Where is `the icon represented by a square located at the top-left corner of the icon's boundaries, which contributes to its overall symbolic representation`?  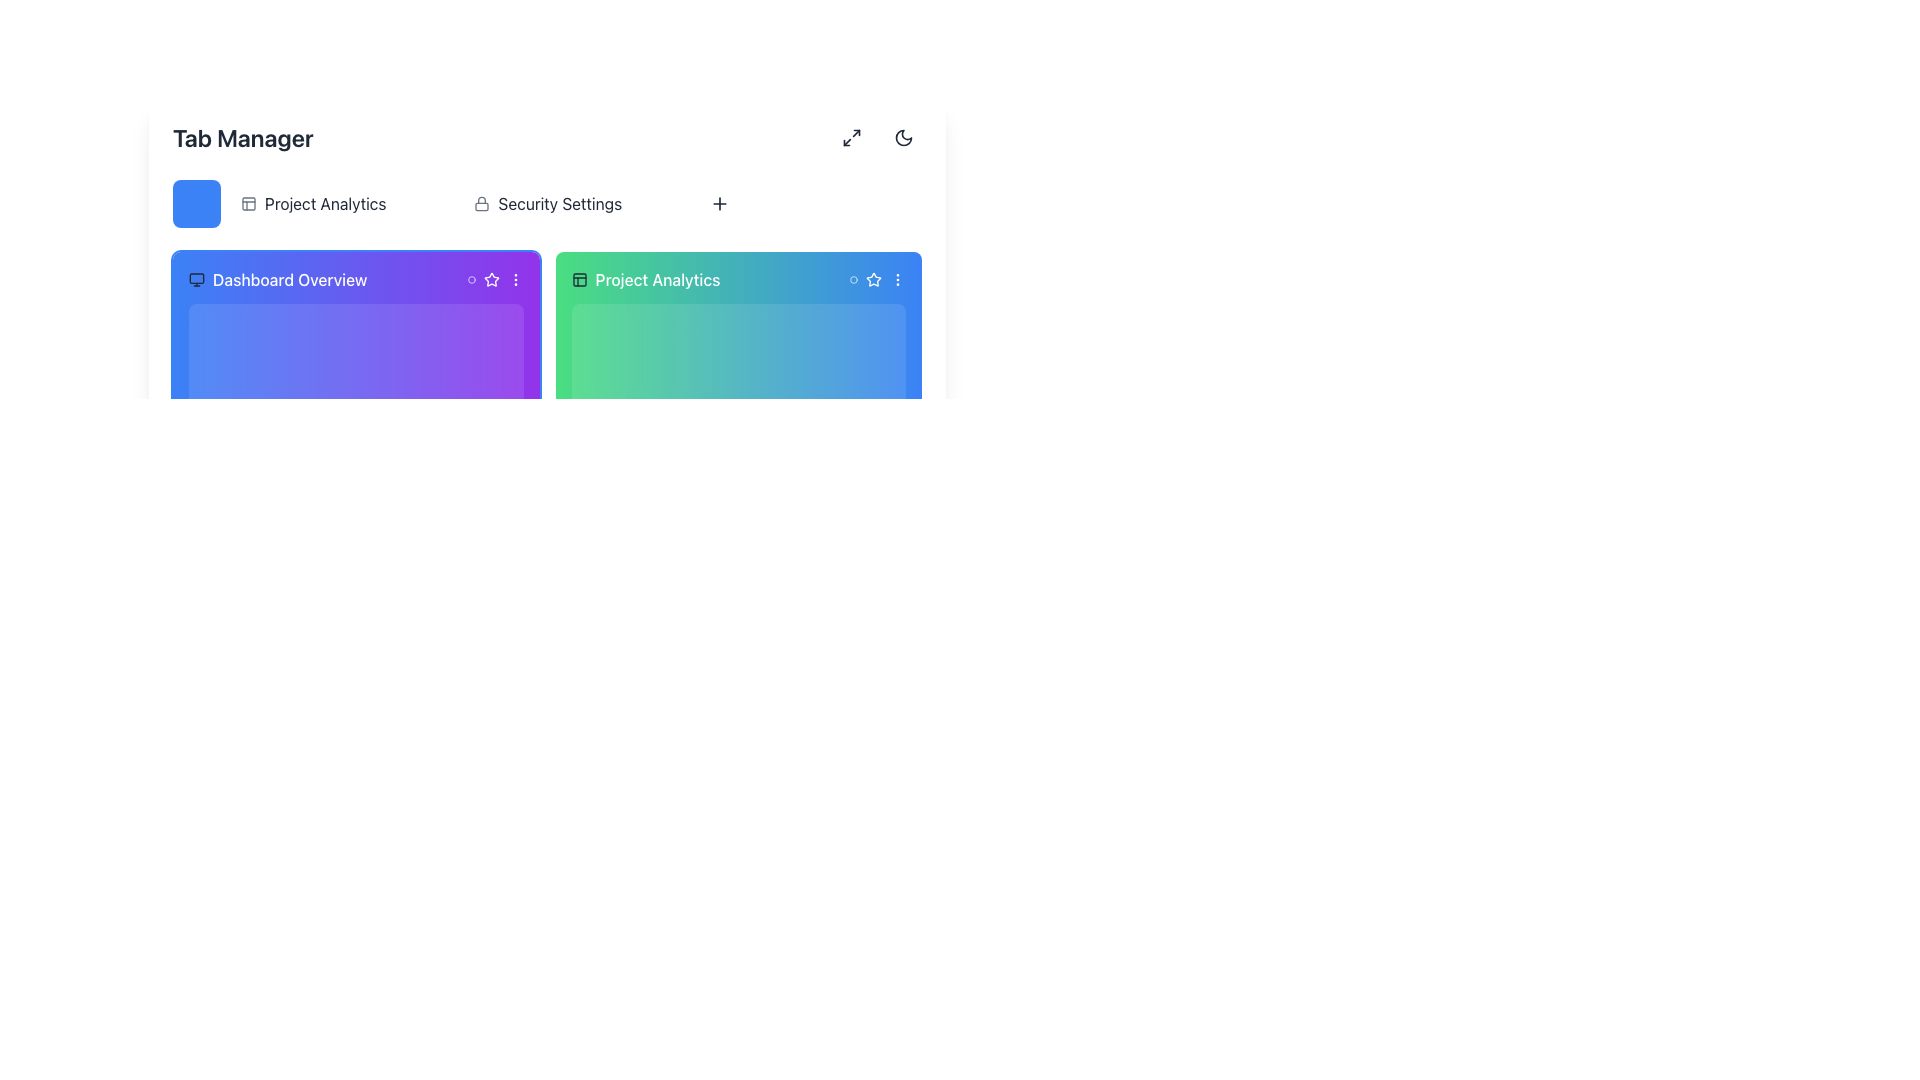
the icon represented by a square located at the top-left corner of the icon's boundaries, which contributes to its overall symbolic representation is located at coordinates (578, 280).